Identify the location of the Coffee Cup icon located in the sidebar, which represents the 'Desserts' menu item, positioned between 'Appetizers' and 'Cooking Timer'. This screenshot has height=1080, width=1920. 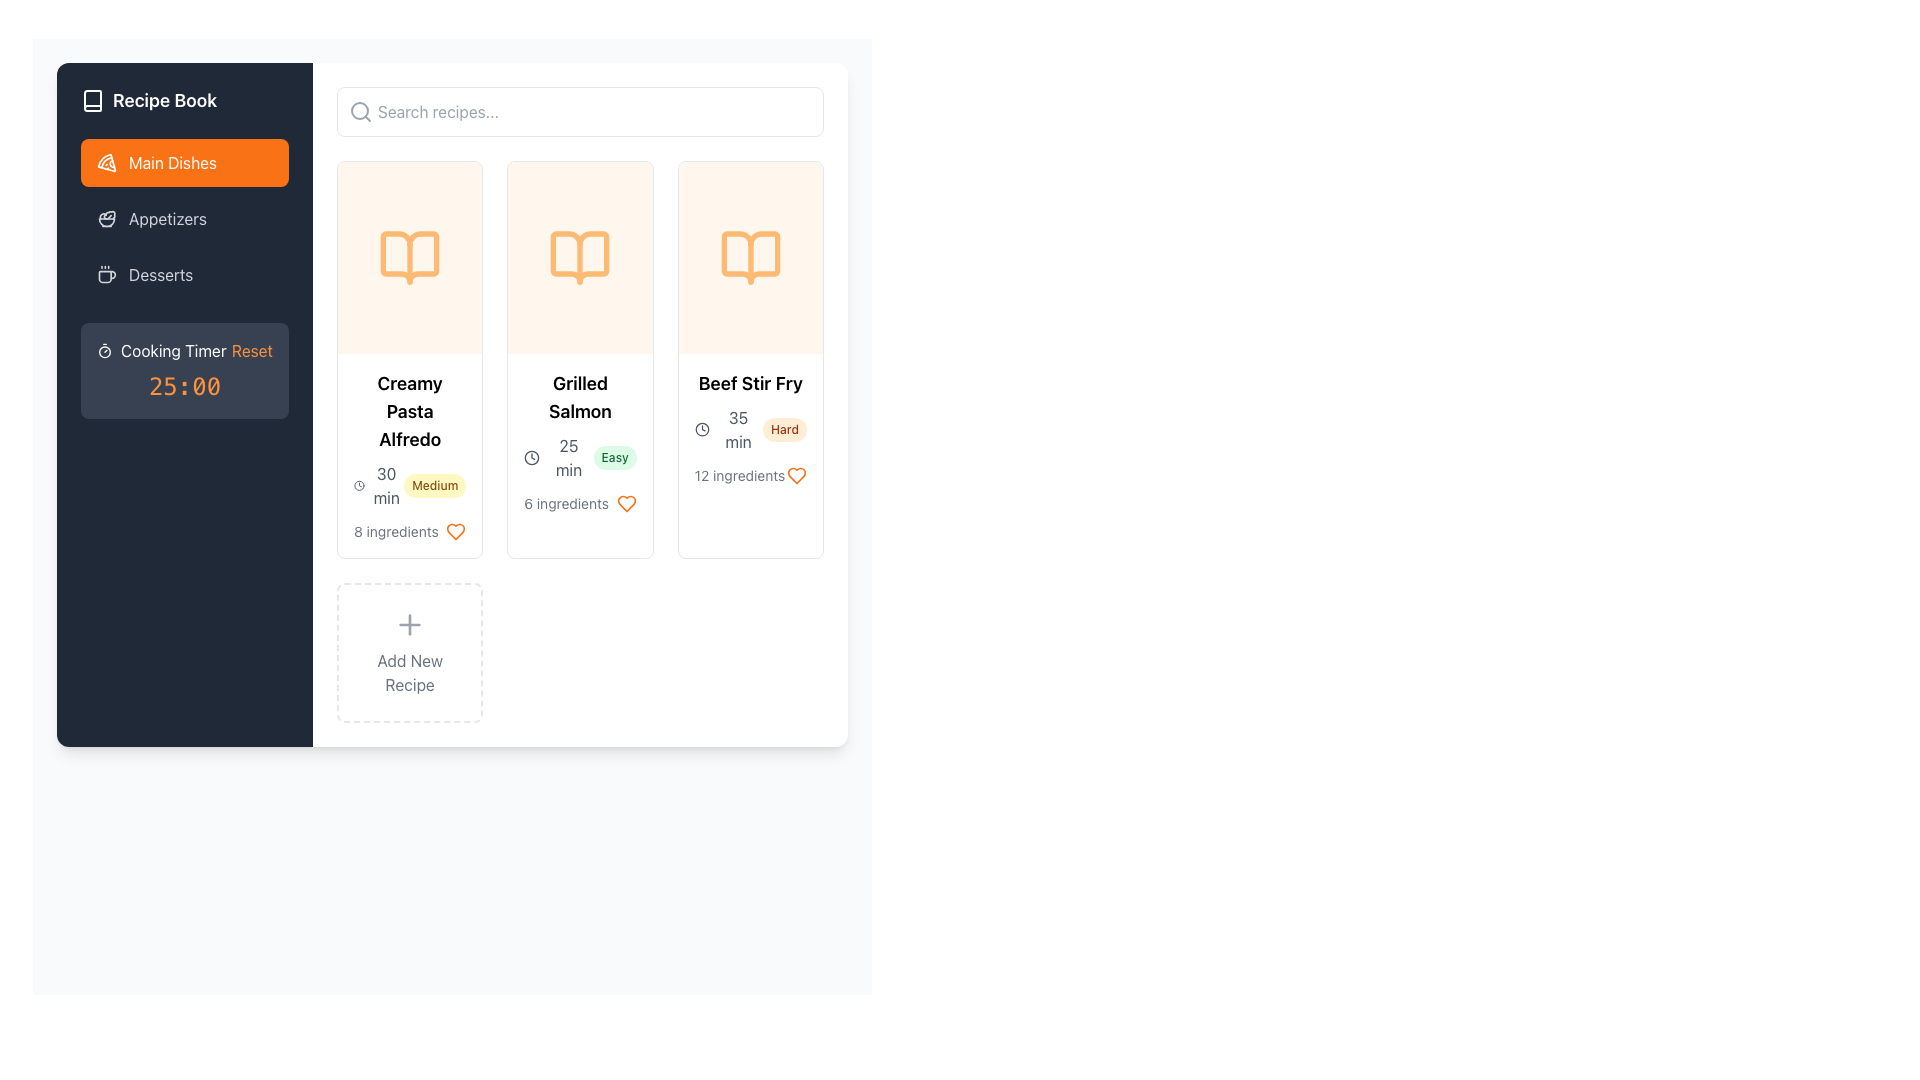
(105, 274).